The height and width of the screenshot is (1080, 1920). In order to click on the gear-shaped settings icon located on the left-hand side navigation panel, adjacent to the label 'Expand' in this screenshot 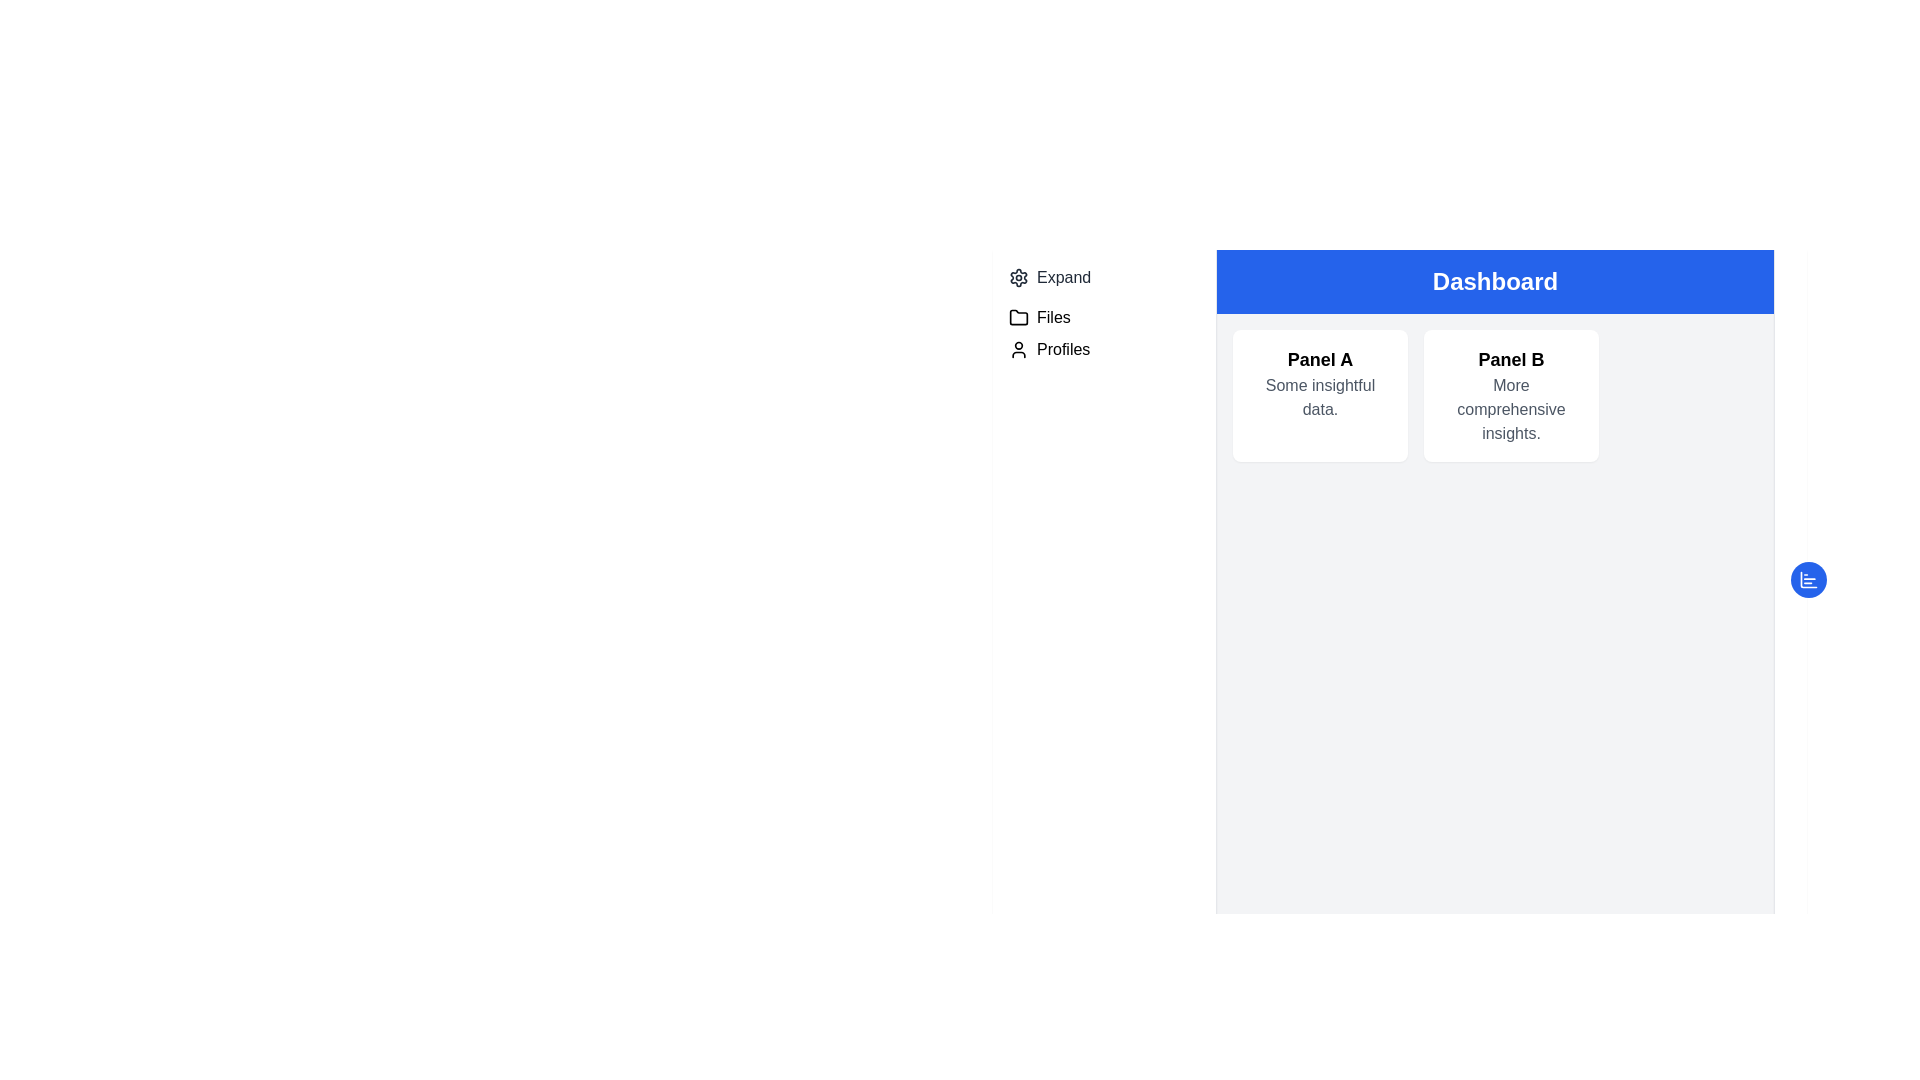, I will do `click(1018, 277)`.